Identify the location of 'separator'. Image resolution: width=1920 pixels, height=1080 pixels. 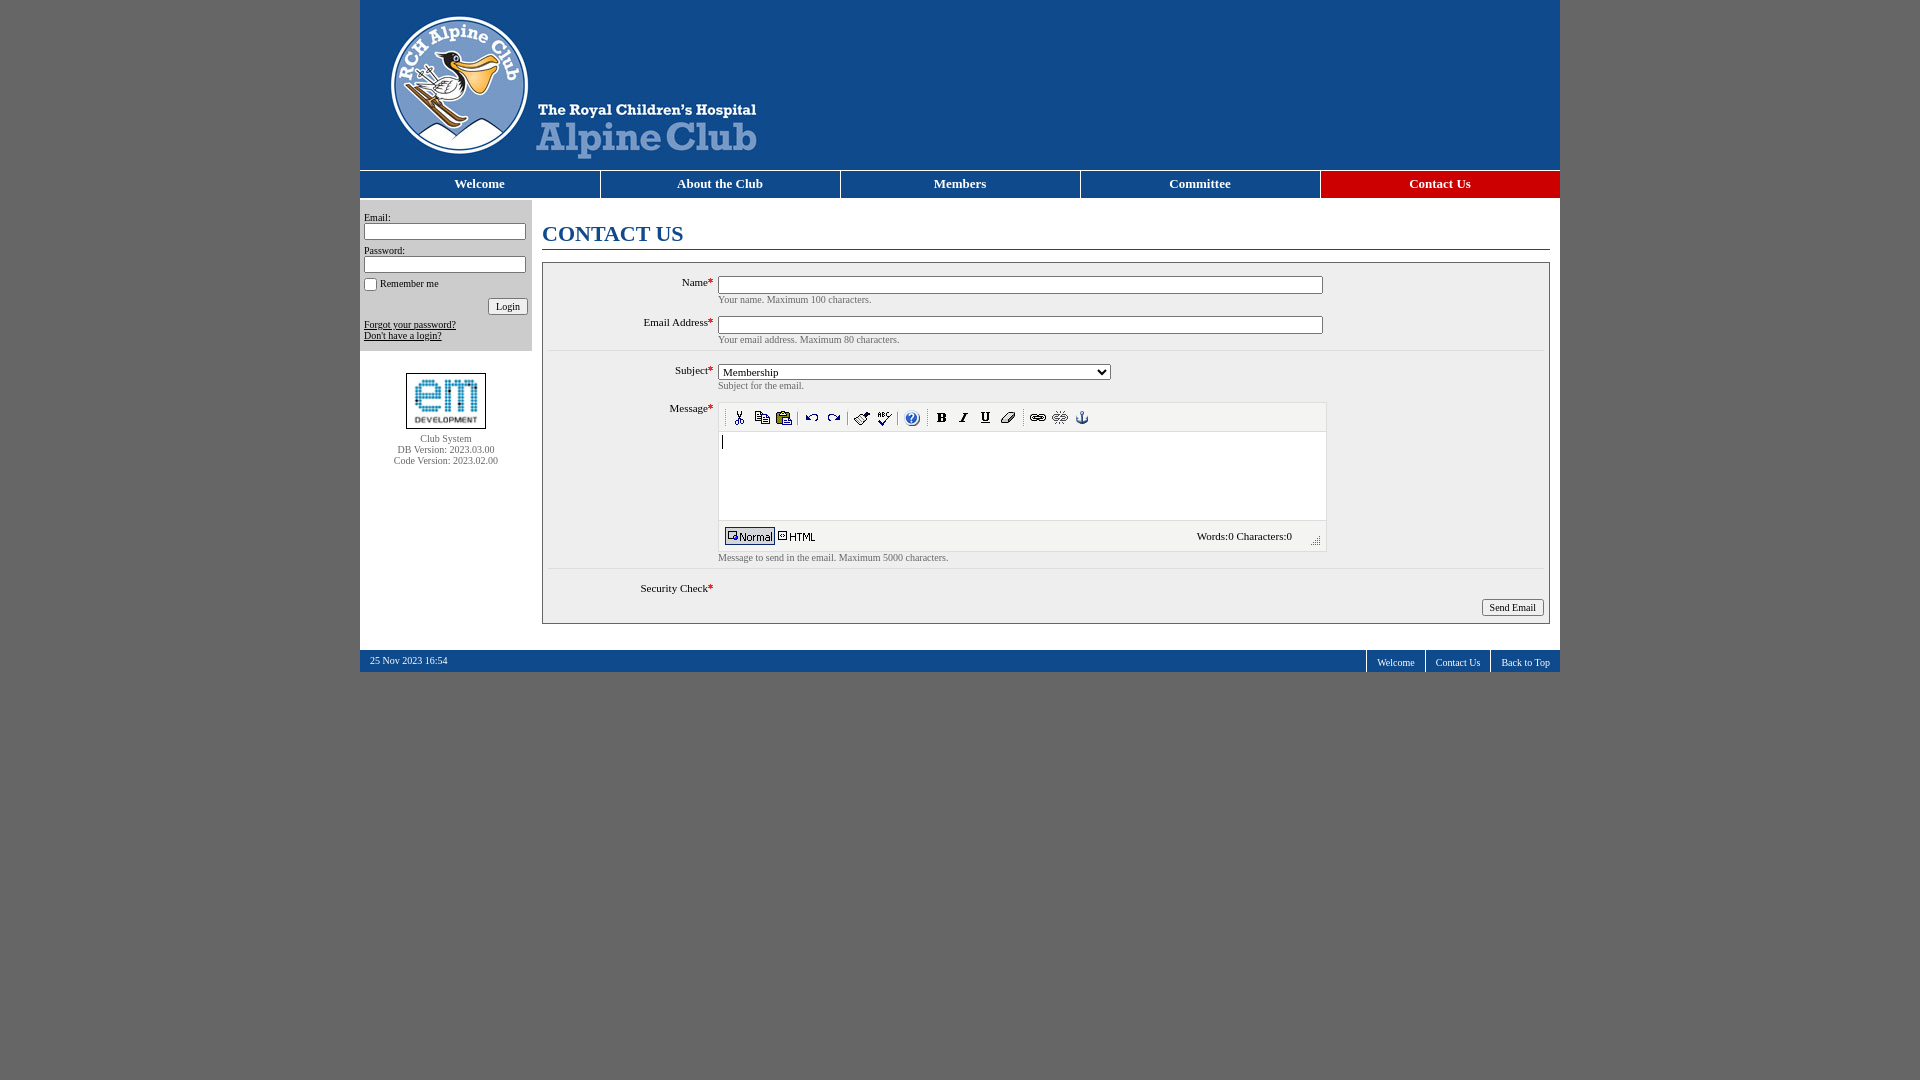
(896, 416).